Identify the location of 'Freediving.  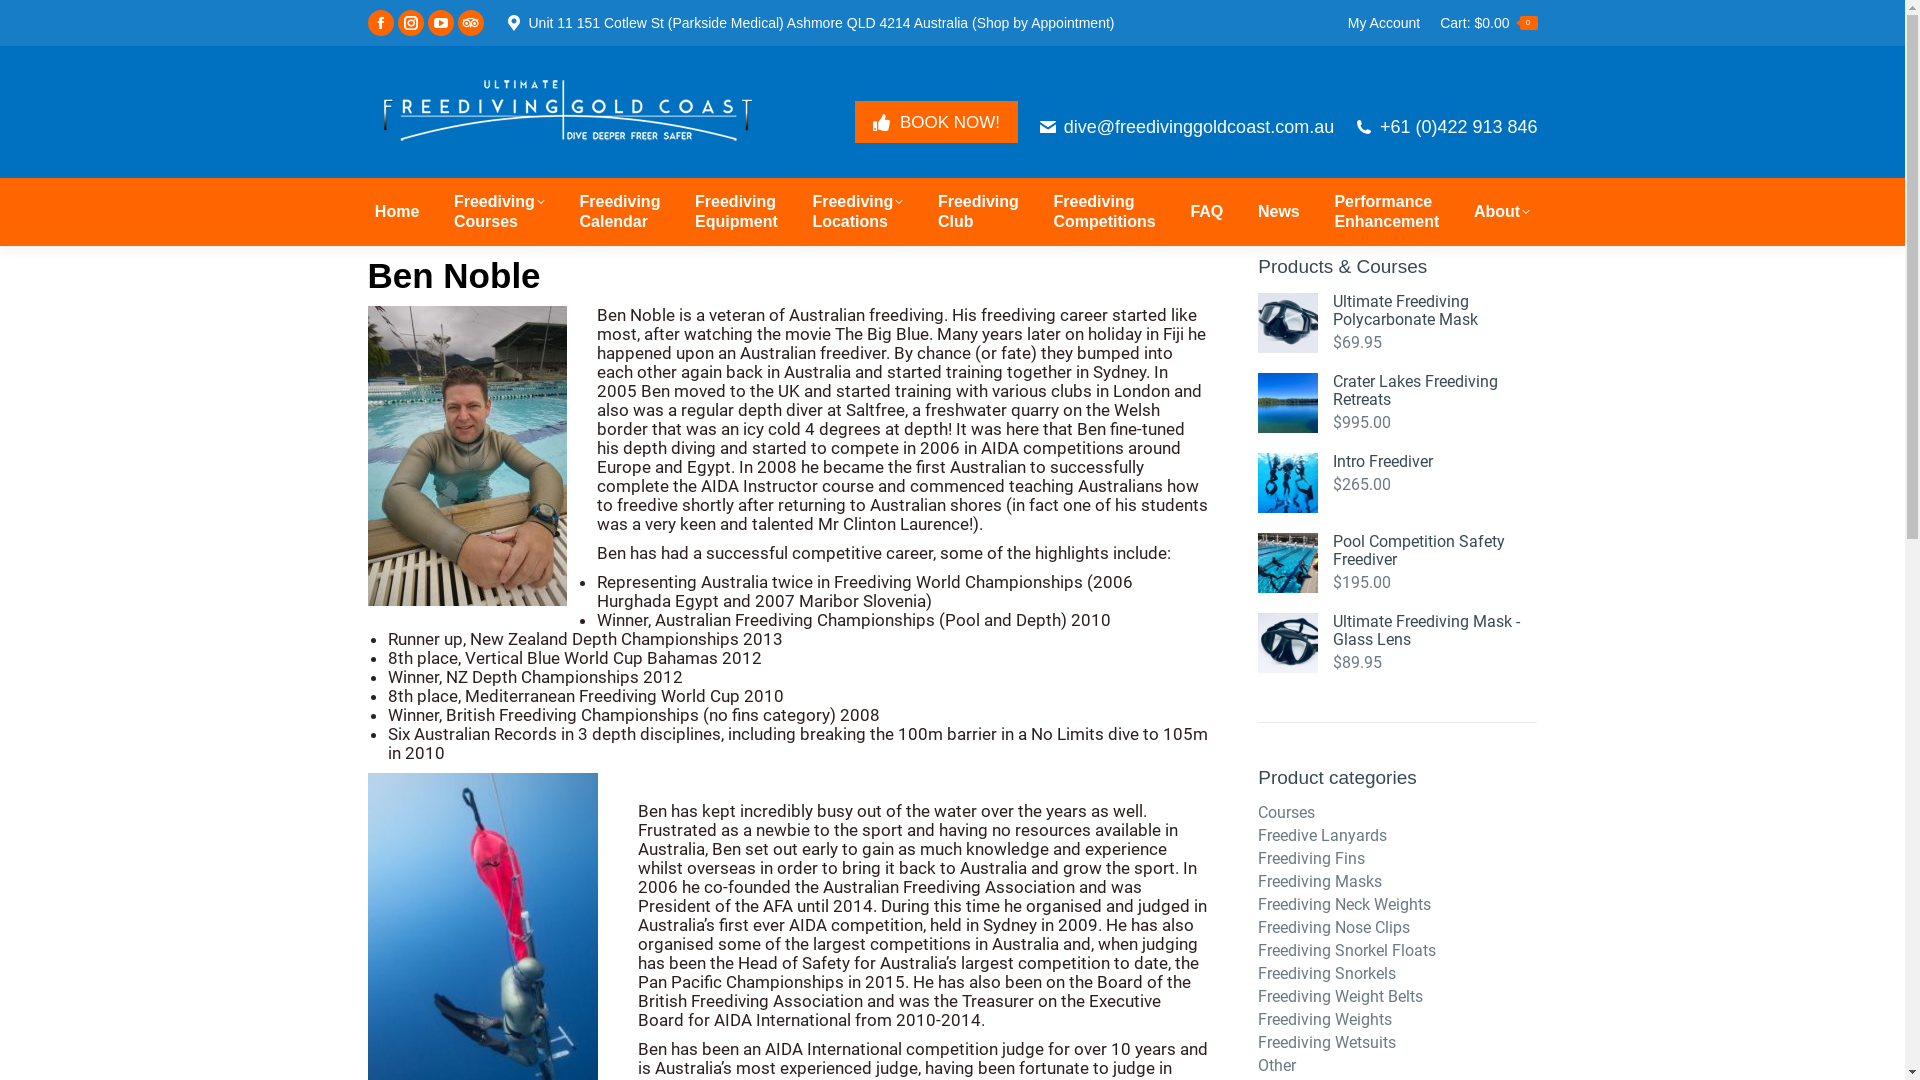
(735, 212).